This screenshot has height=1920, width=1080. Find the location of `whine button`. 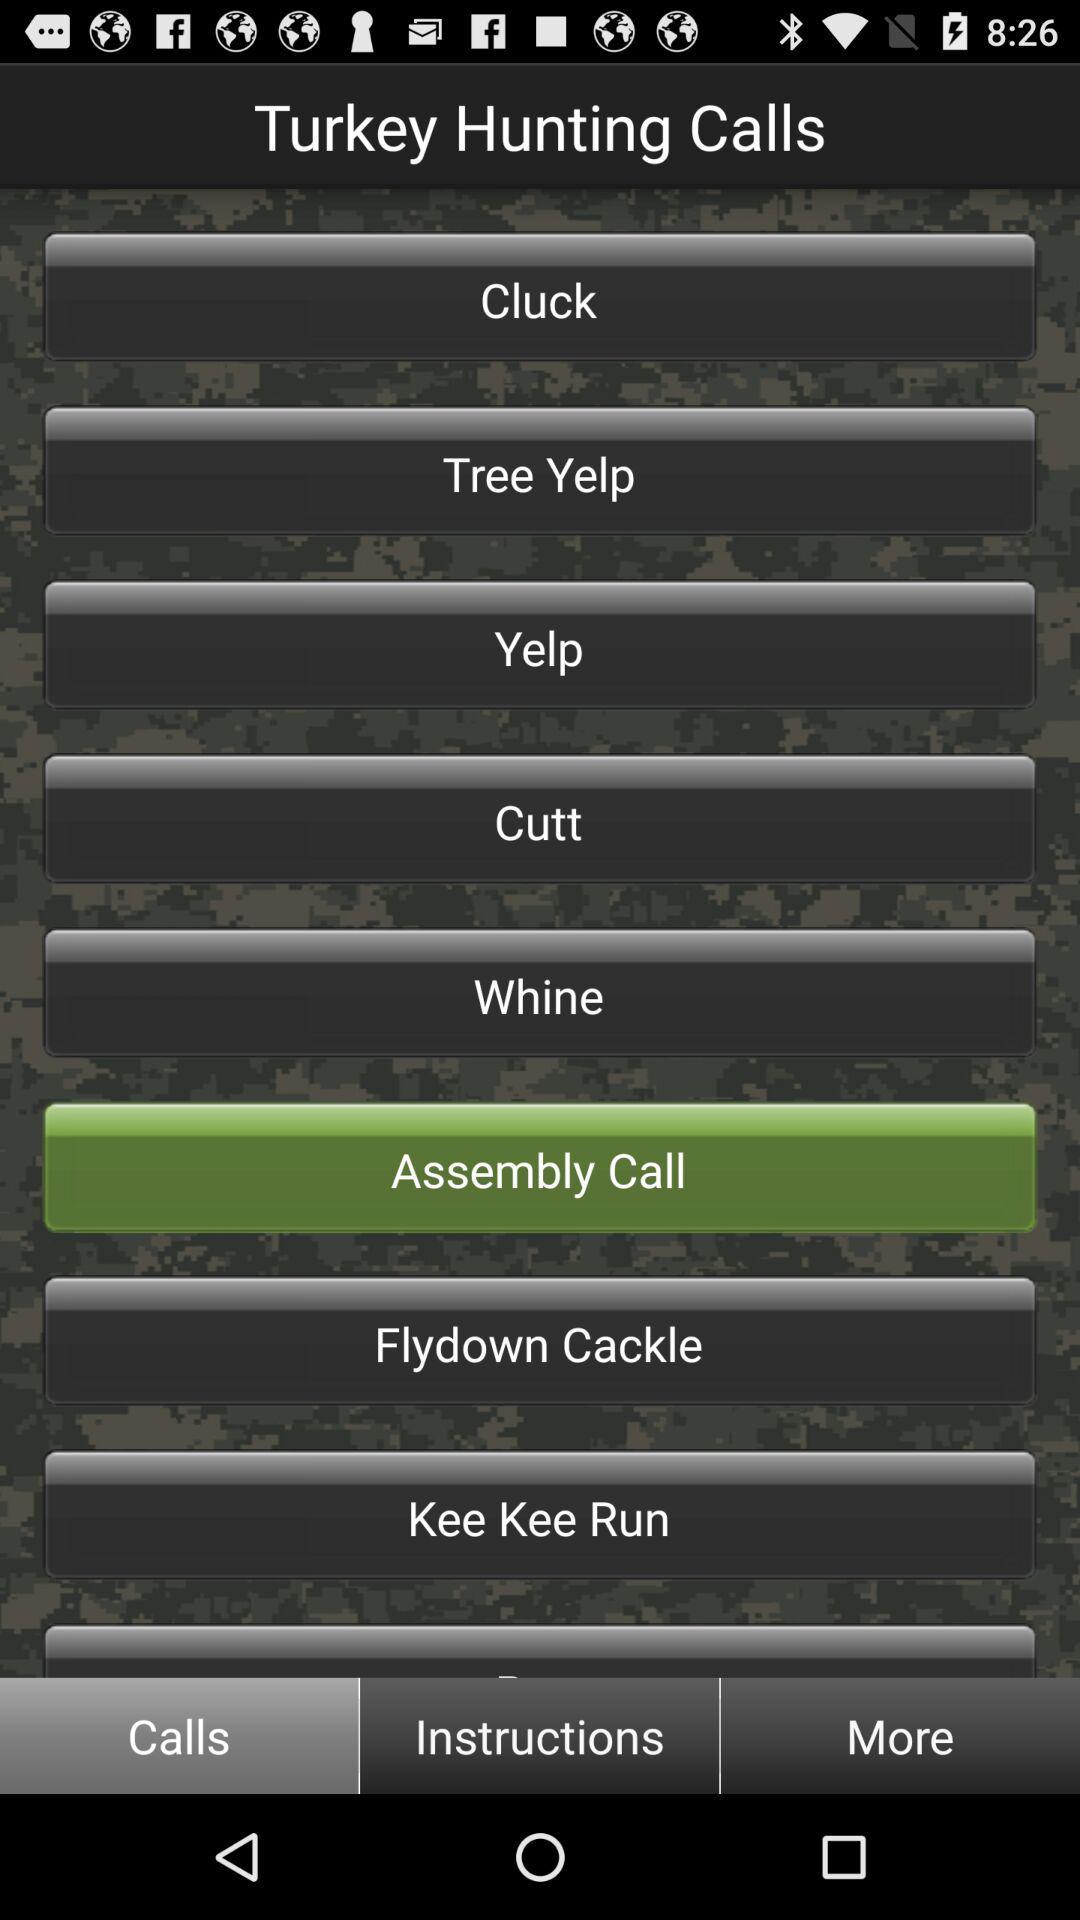

whine button is located at coordinates (540, 993).